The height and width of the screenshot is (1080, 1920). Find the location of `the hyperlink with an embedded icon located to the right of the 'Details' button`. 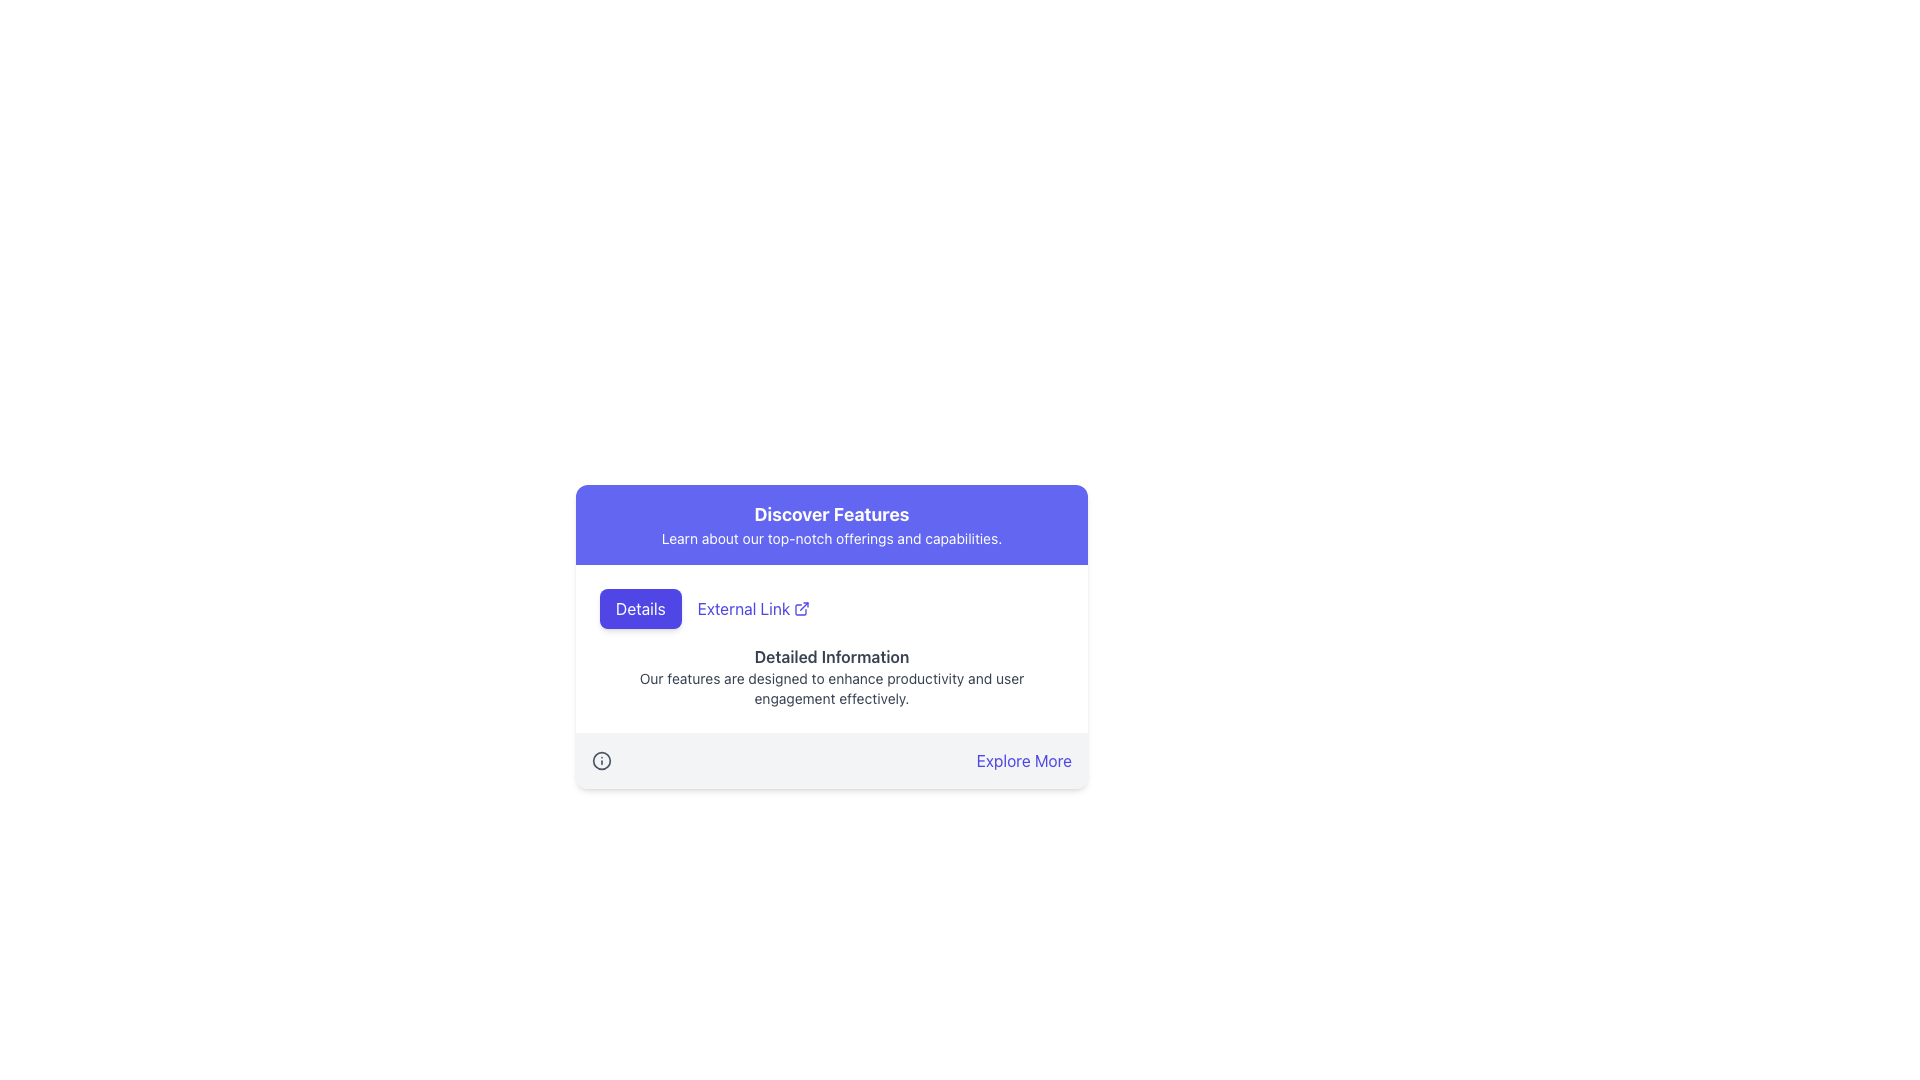

the hyperlink with an embedded icon located to the right of the 'Details' button is located at coordinates (752, 608).